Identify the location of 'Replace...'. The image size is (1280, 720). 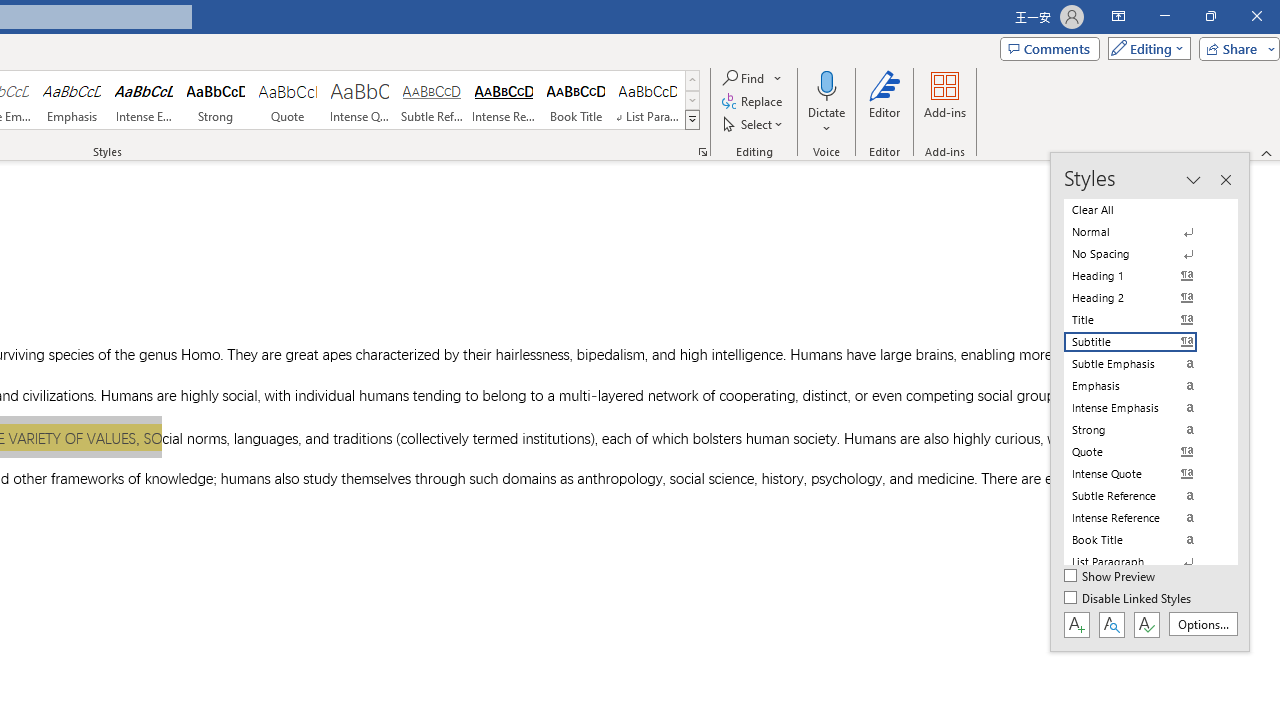
(752, 101).